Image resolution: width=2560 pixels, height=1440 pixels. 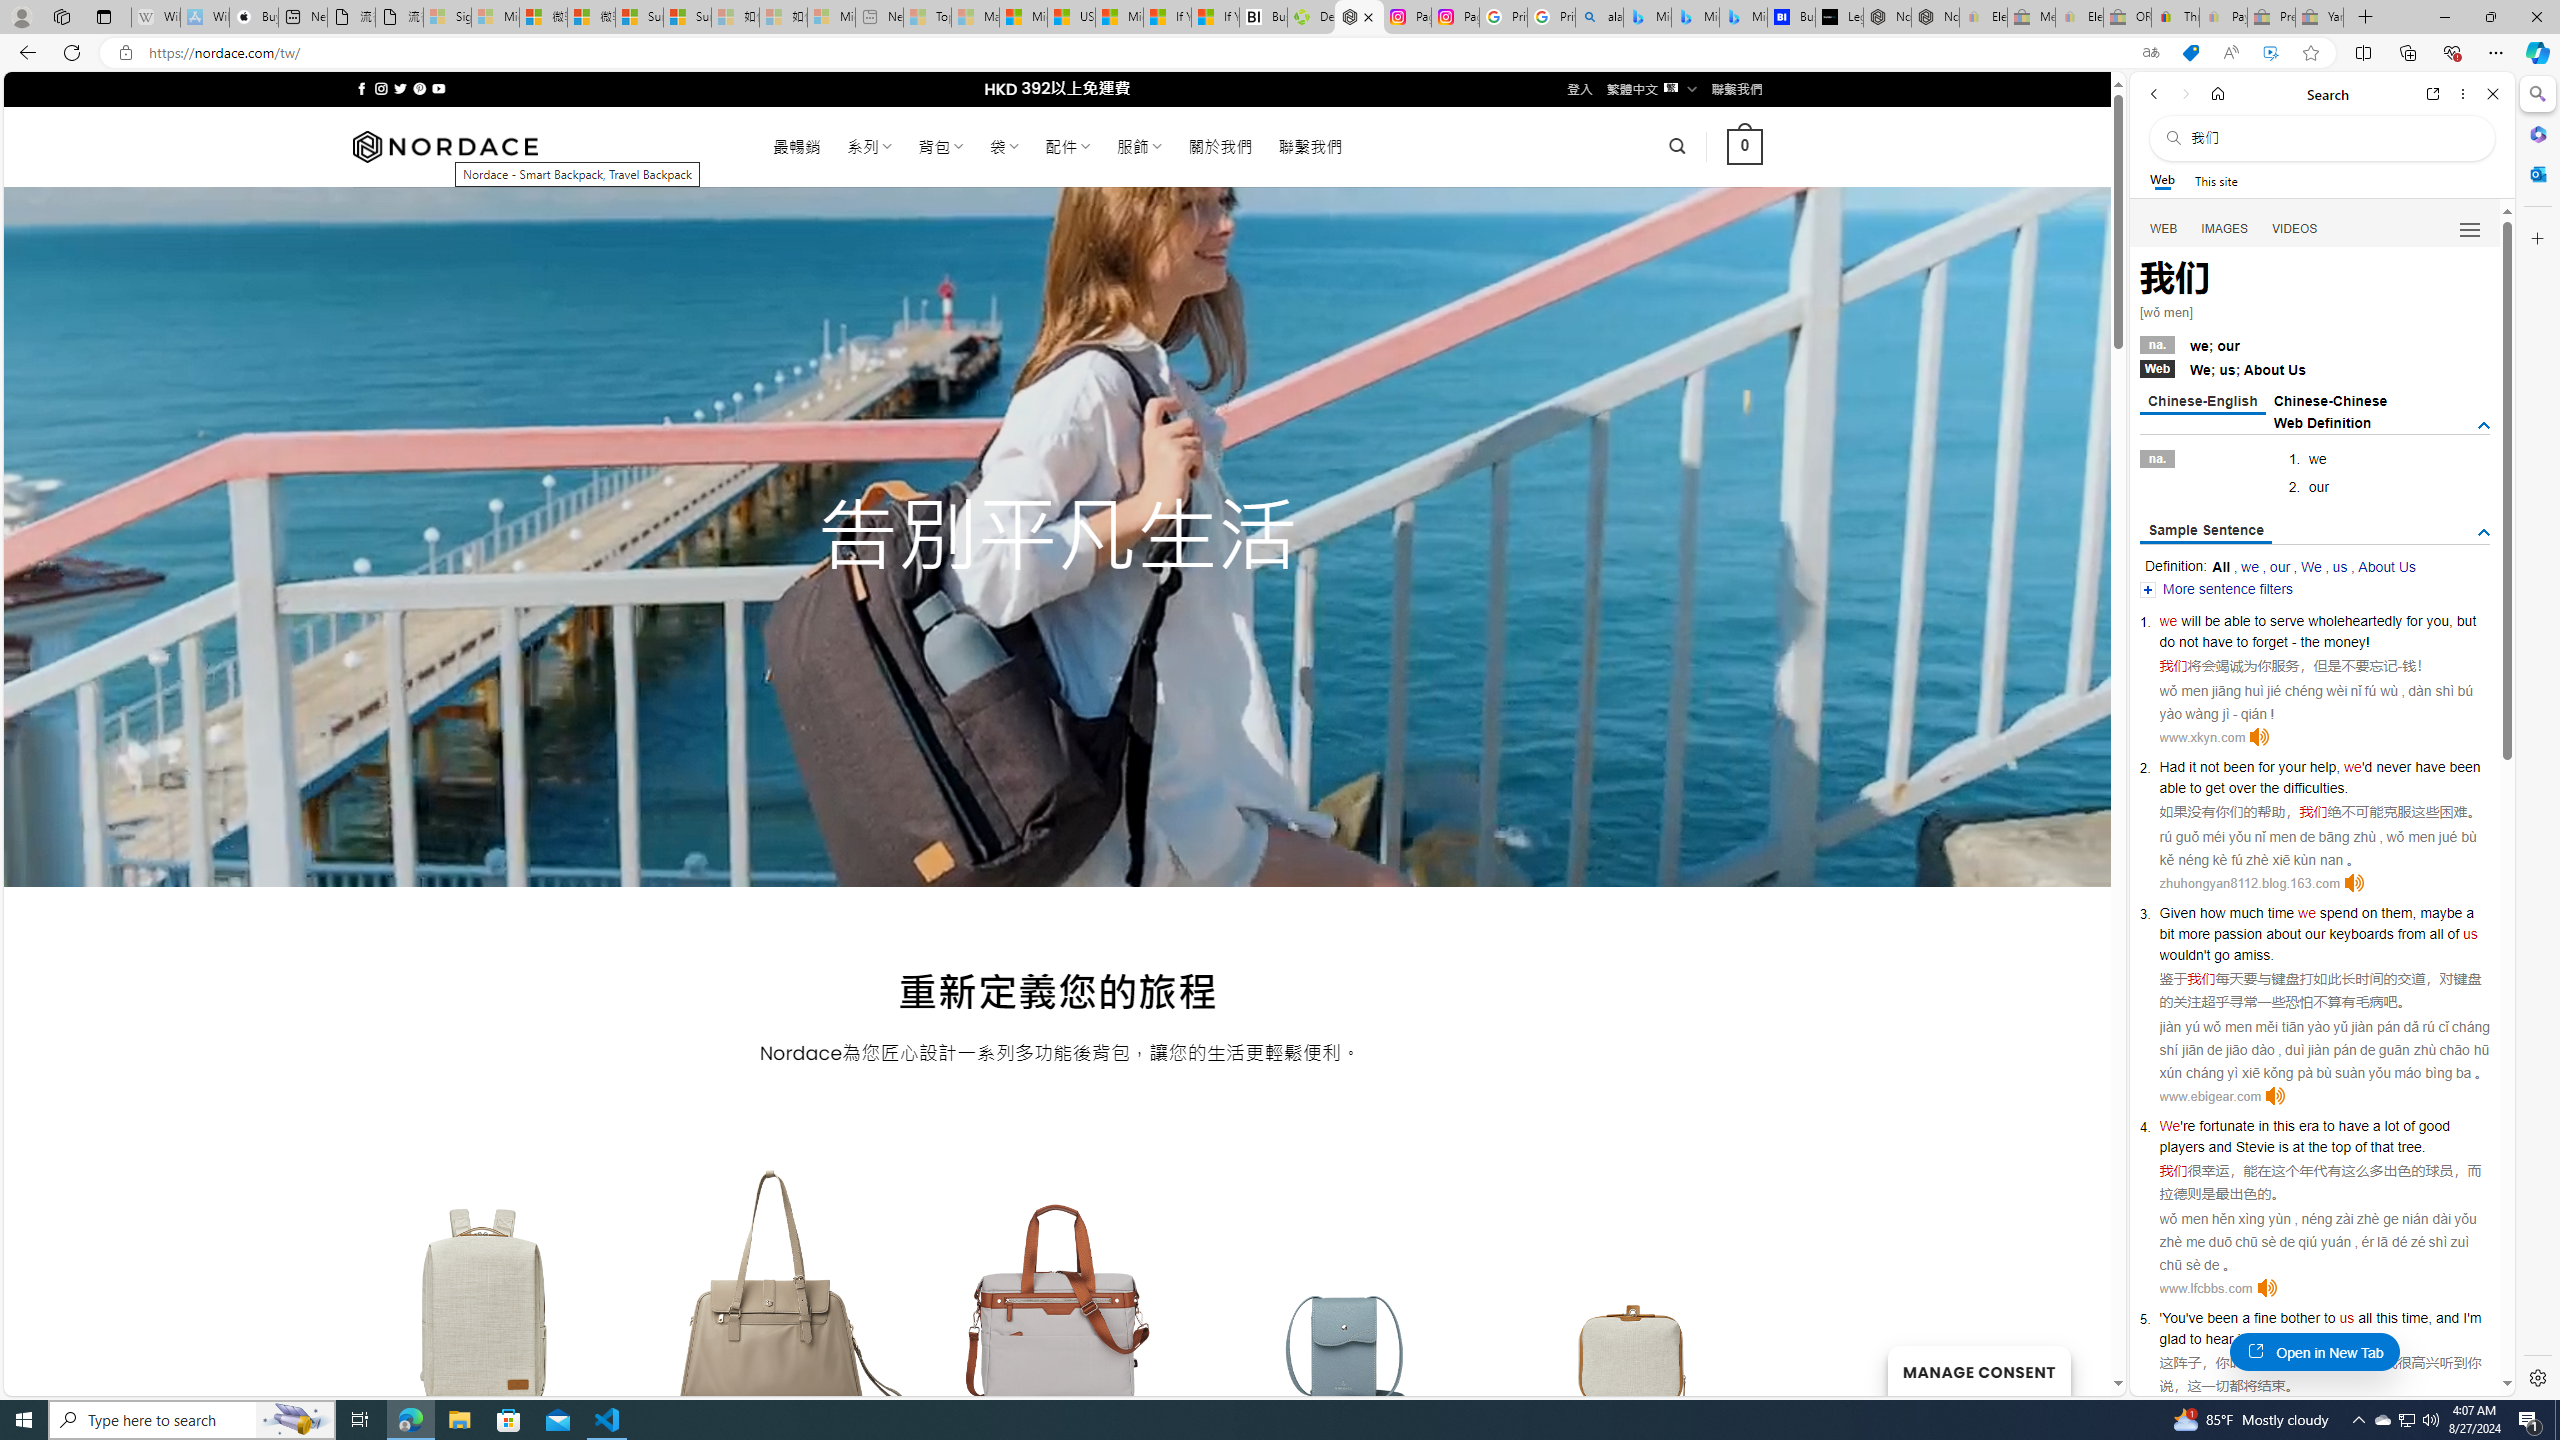 What do you see at coordinates (2319, 16) in the screenshot?
I see `'Yard, Garden & Outdoor Living - Sleeping'` at bounding box center [2319, 16].